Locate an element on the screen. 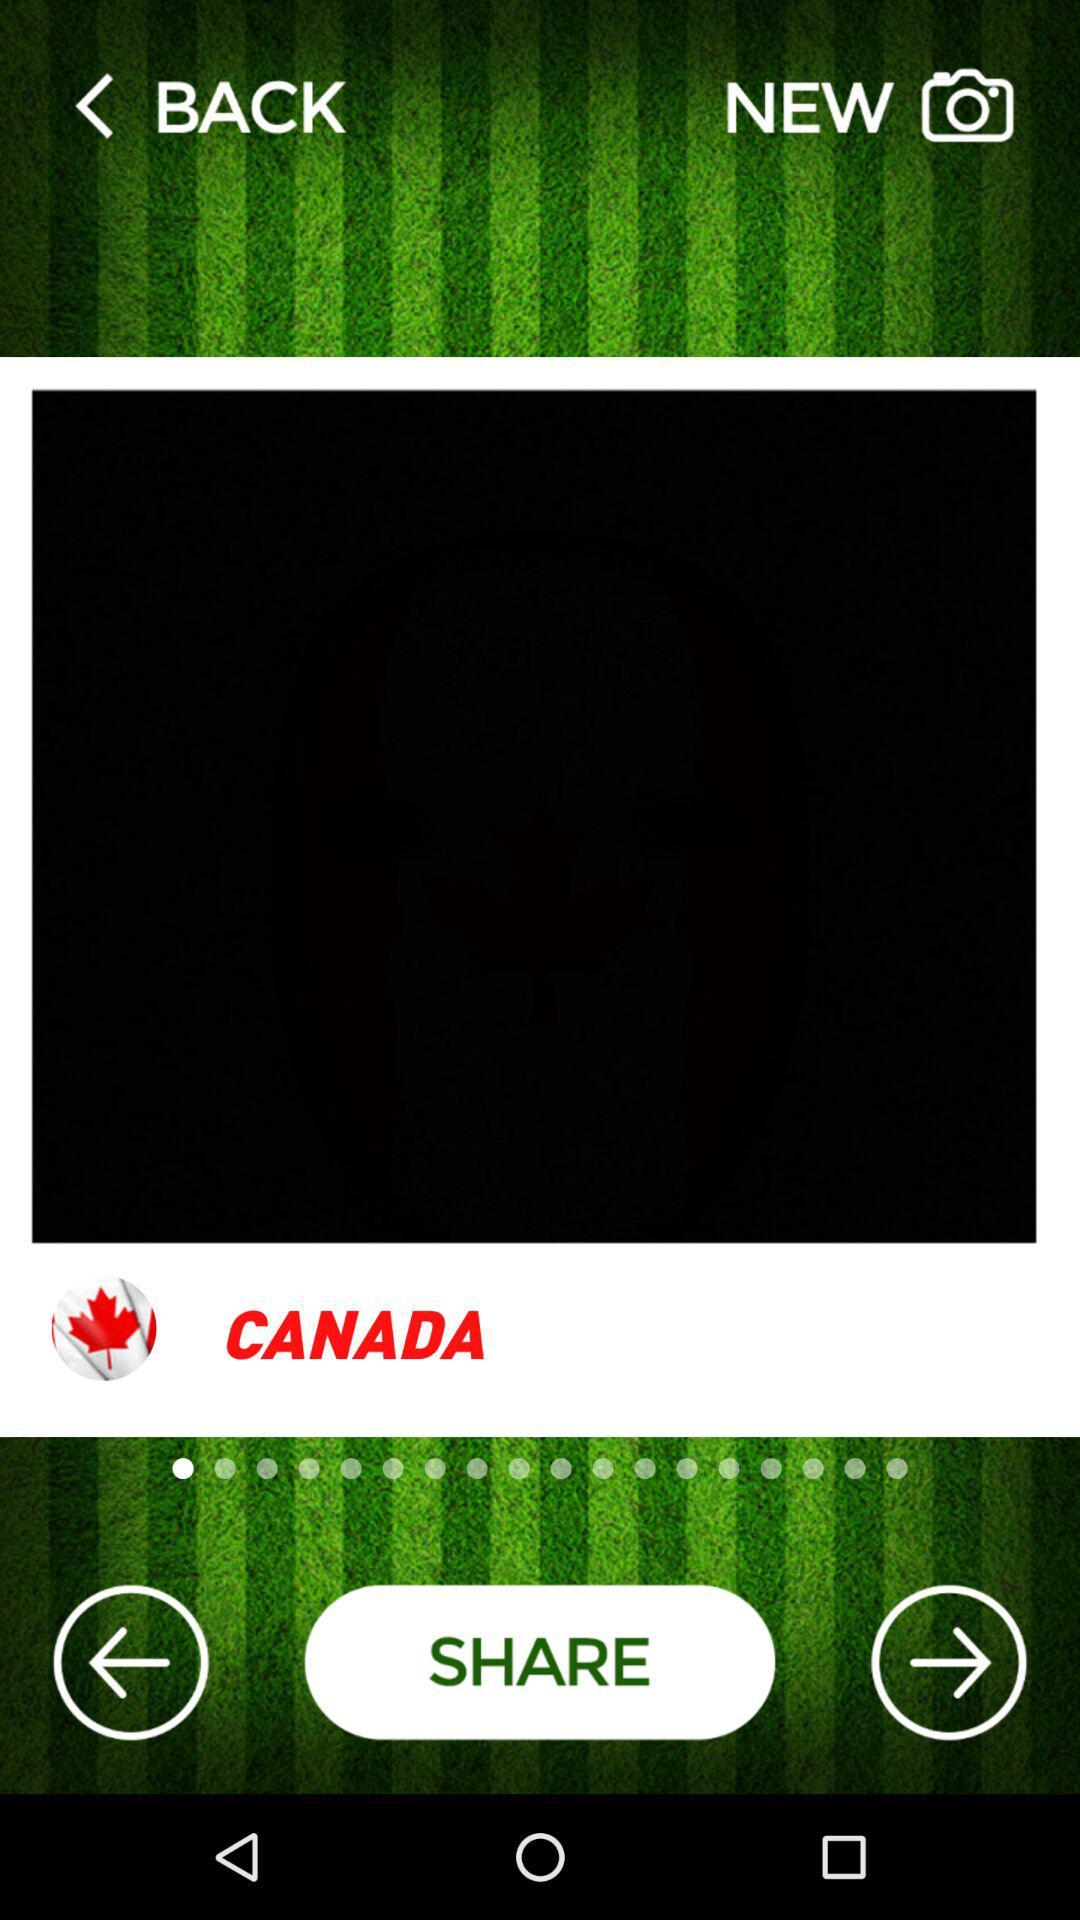 Image resolution: width=1080 pixels, height=1920 pixels. go next is located at coordinates (947, 1662).